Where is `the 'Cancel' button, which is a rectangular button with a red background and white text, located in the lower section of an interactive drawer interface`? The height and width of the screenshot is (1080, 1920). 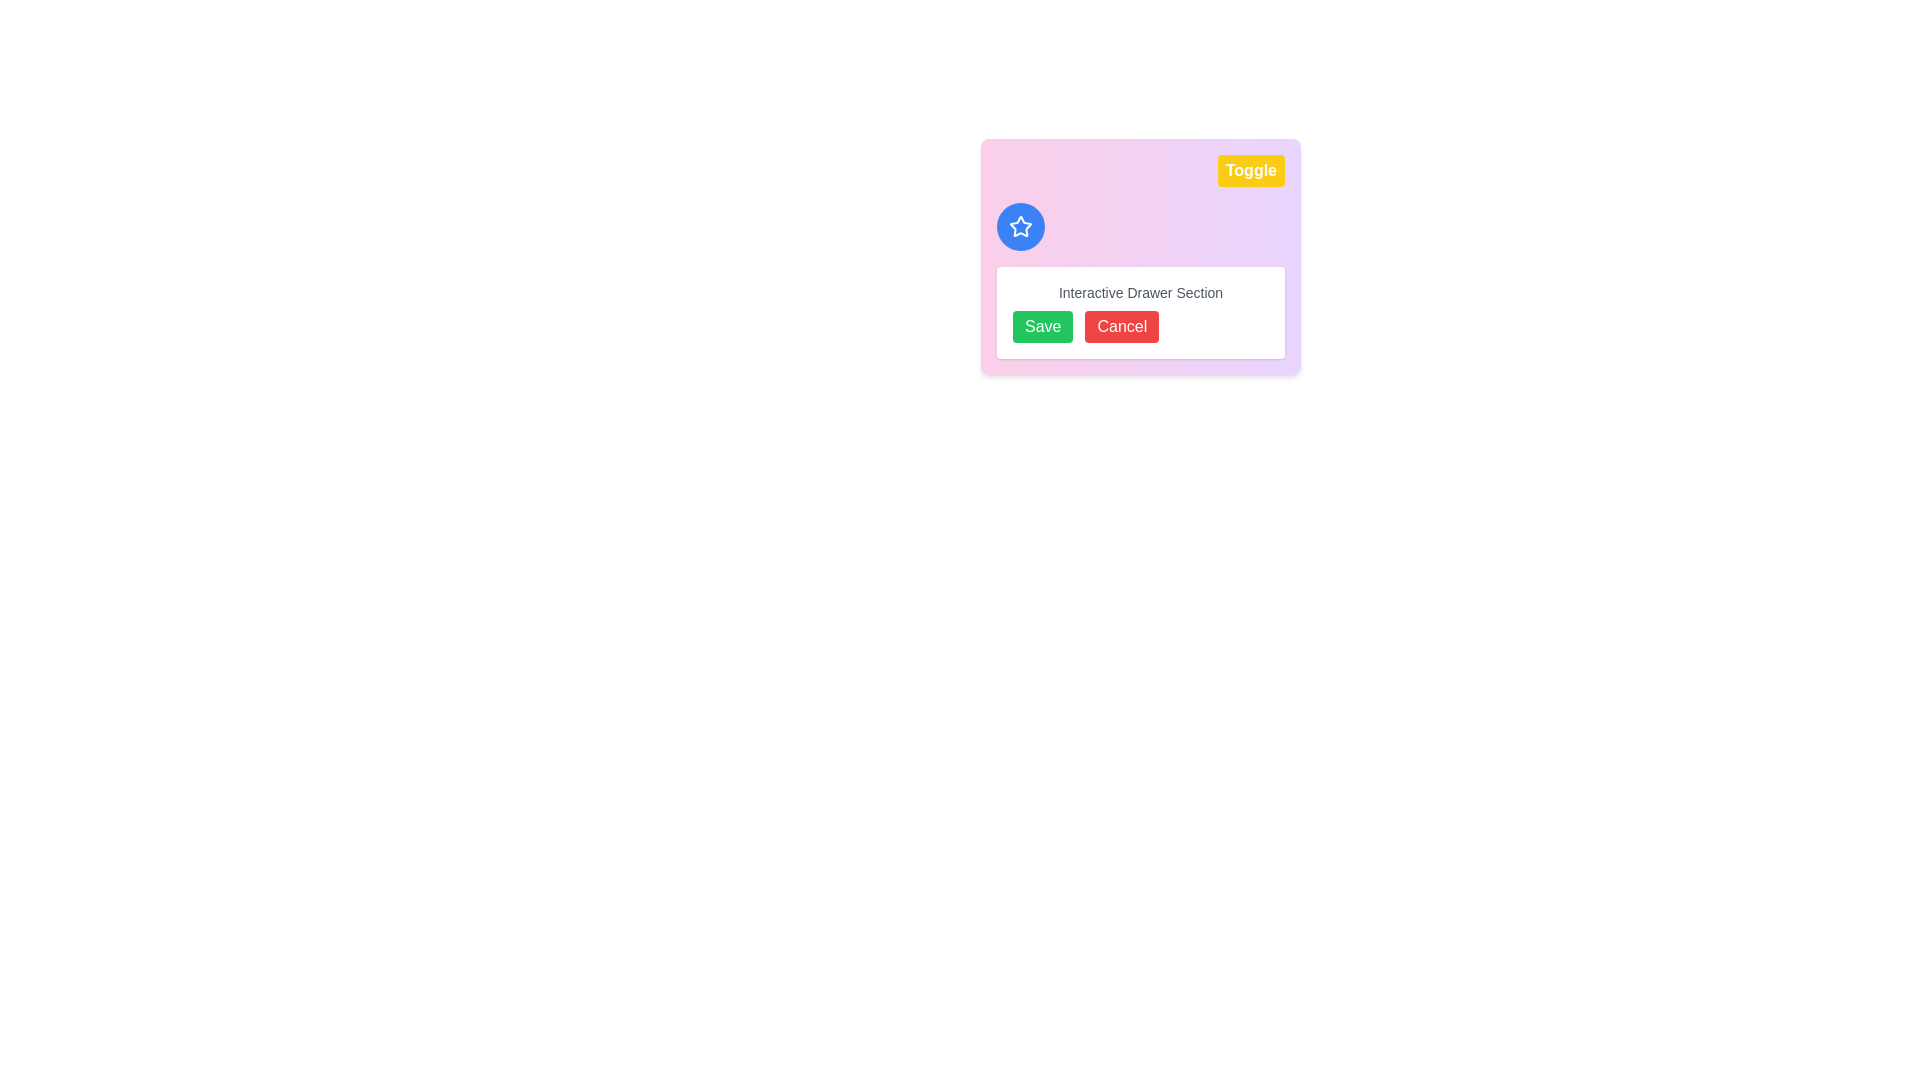 the 'Cancel' button, which is a rectangular button with a red background and white text, located in the lower section of an interactive drawer interface is located at coordinates (1122, 326).